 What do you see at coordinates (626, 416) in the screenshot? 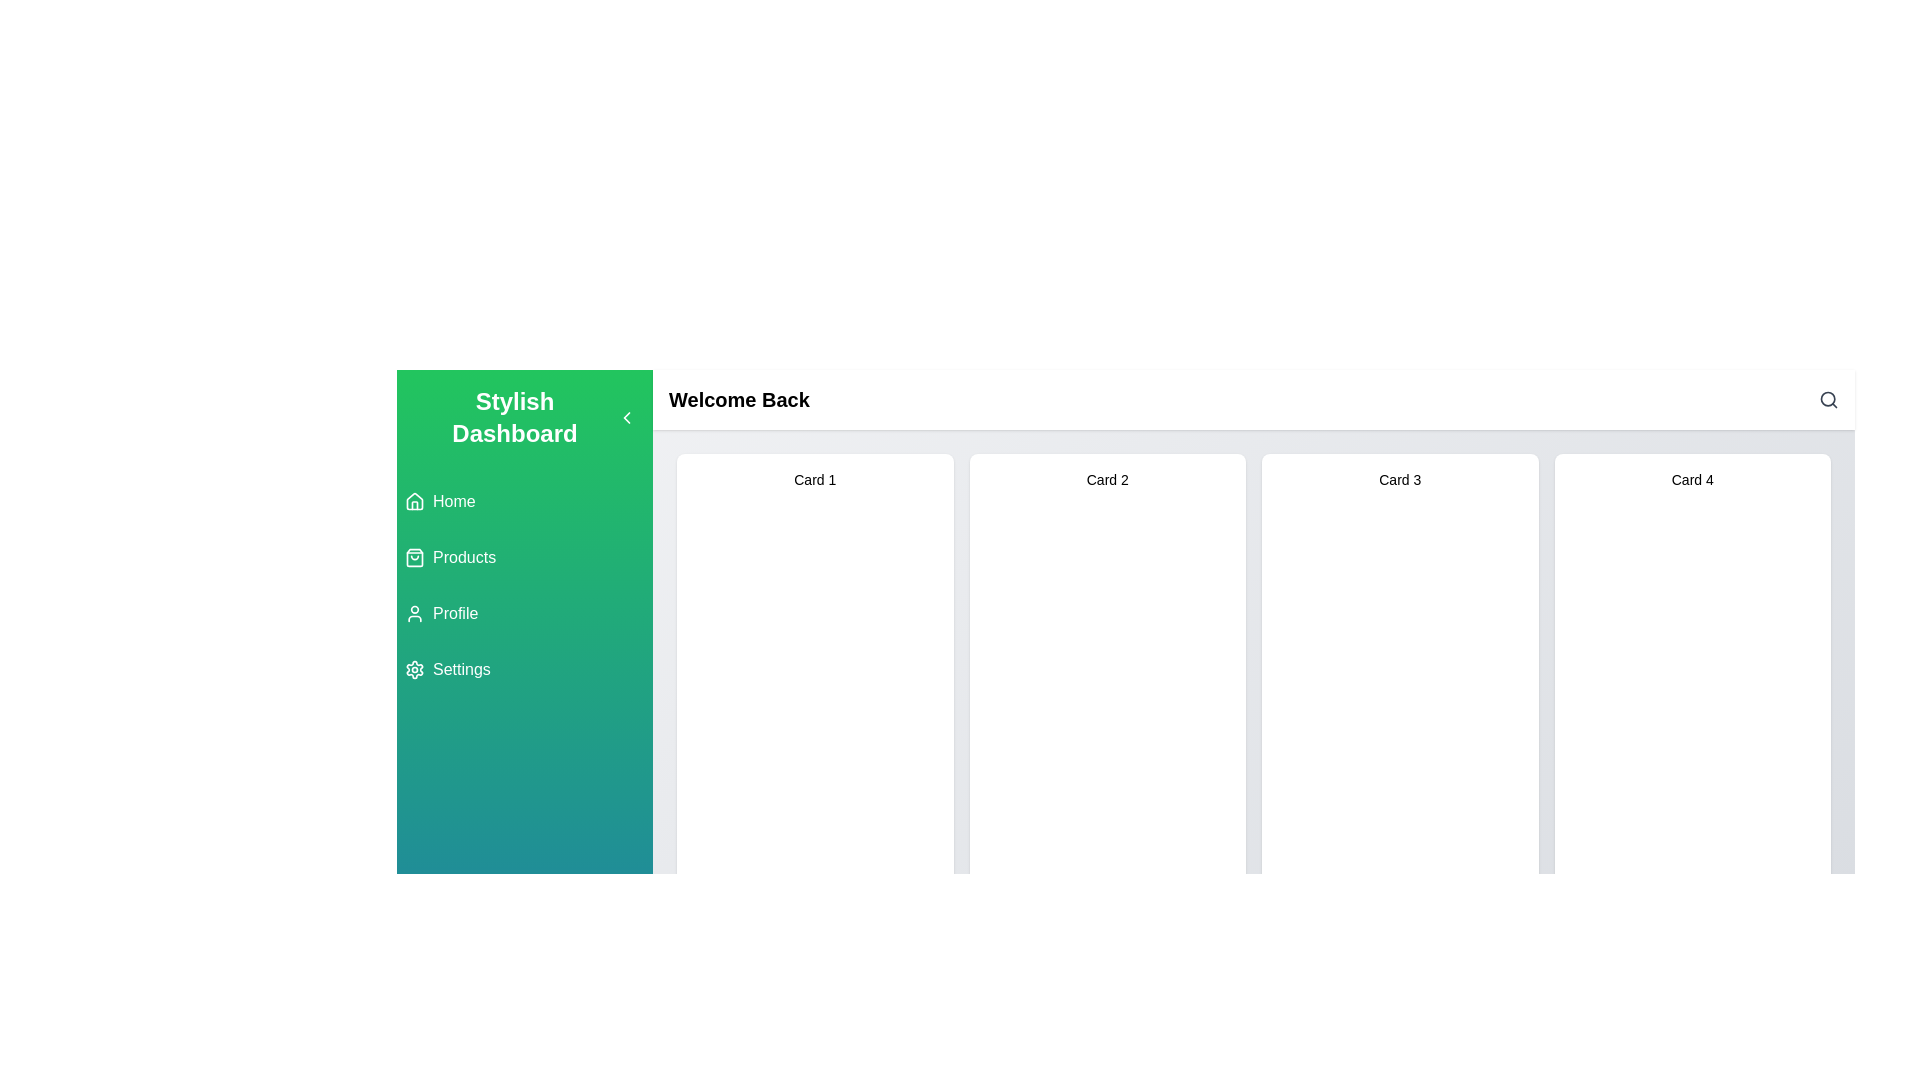
I see `the small left-pointing chevron icon in the header bar, located near the text 'Stylish Dashboard'` at bounding box center [626, 416].